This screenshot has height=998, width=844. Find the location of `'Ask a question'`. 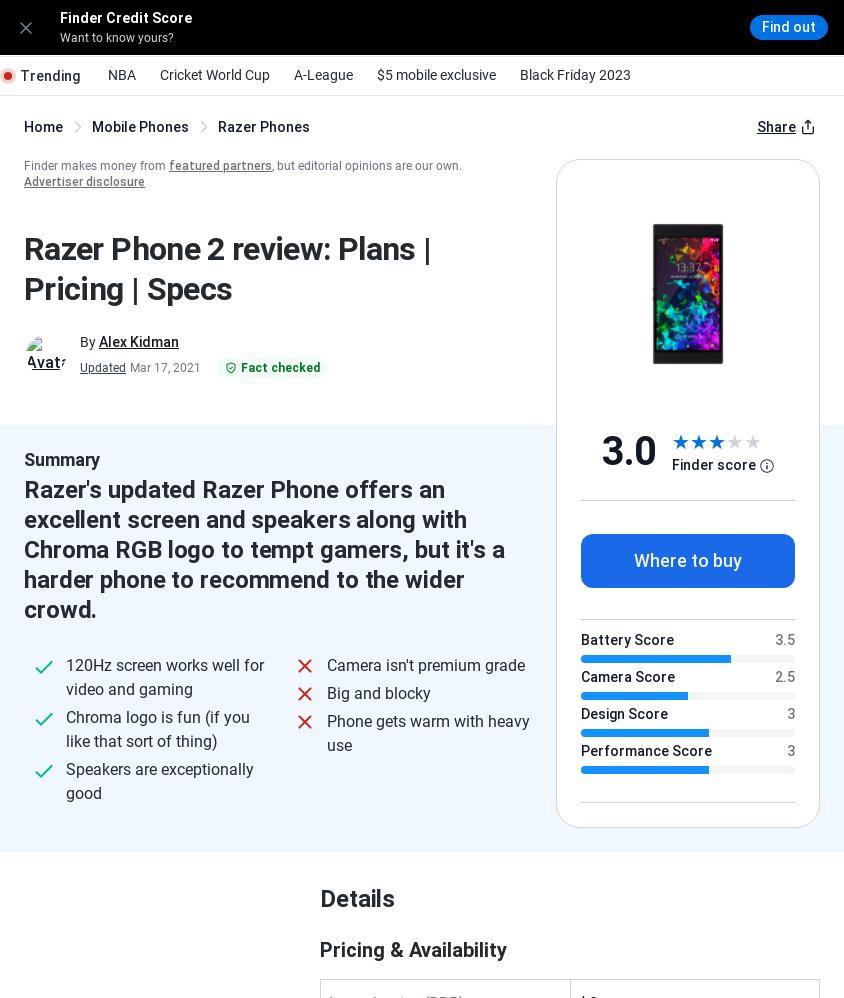

'Ask a question' is located at coordinates (332, 582).